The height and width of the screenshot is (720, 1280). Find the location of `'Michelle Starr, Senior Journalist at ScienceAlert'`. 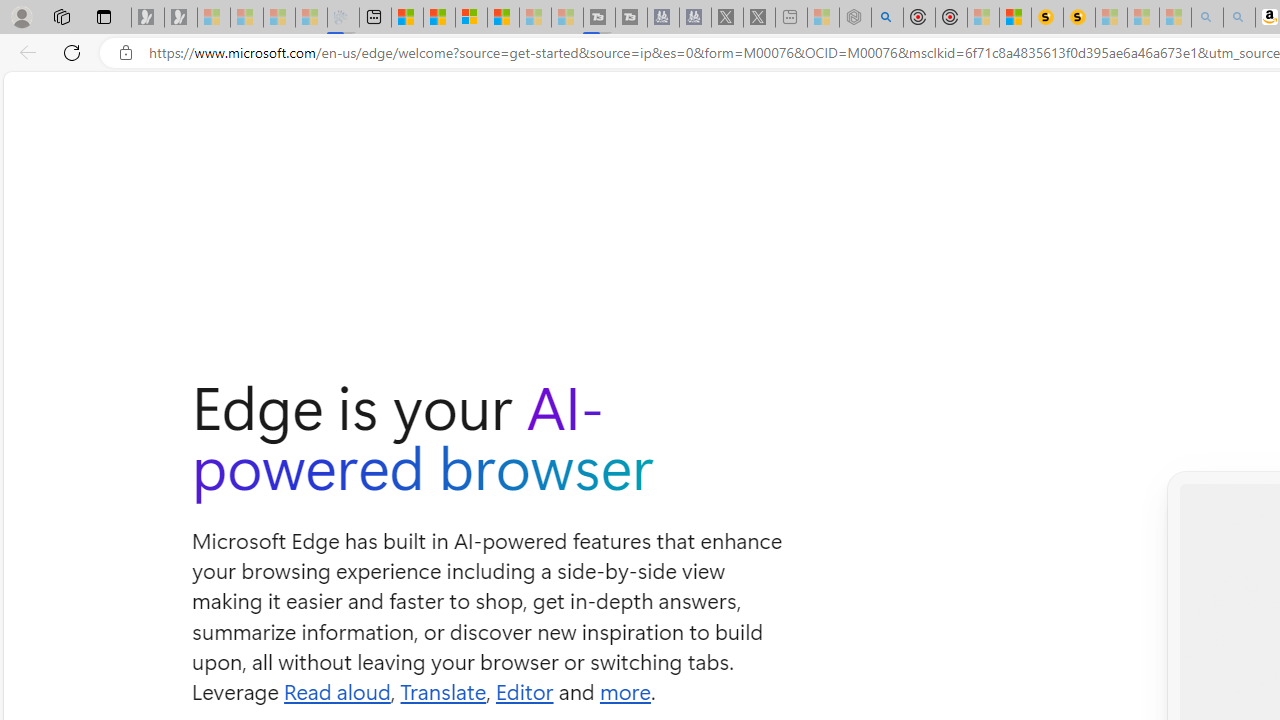

'Michelle Starr, Senior Journalist at ScienceAlert' is located at coordinates (1078, 17).